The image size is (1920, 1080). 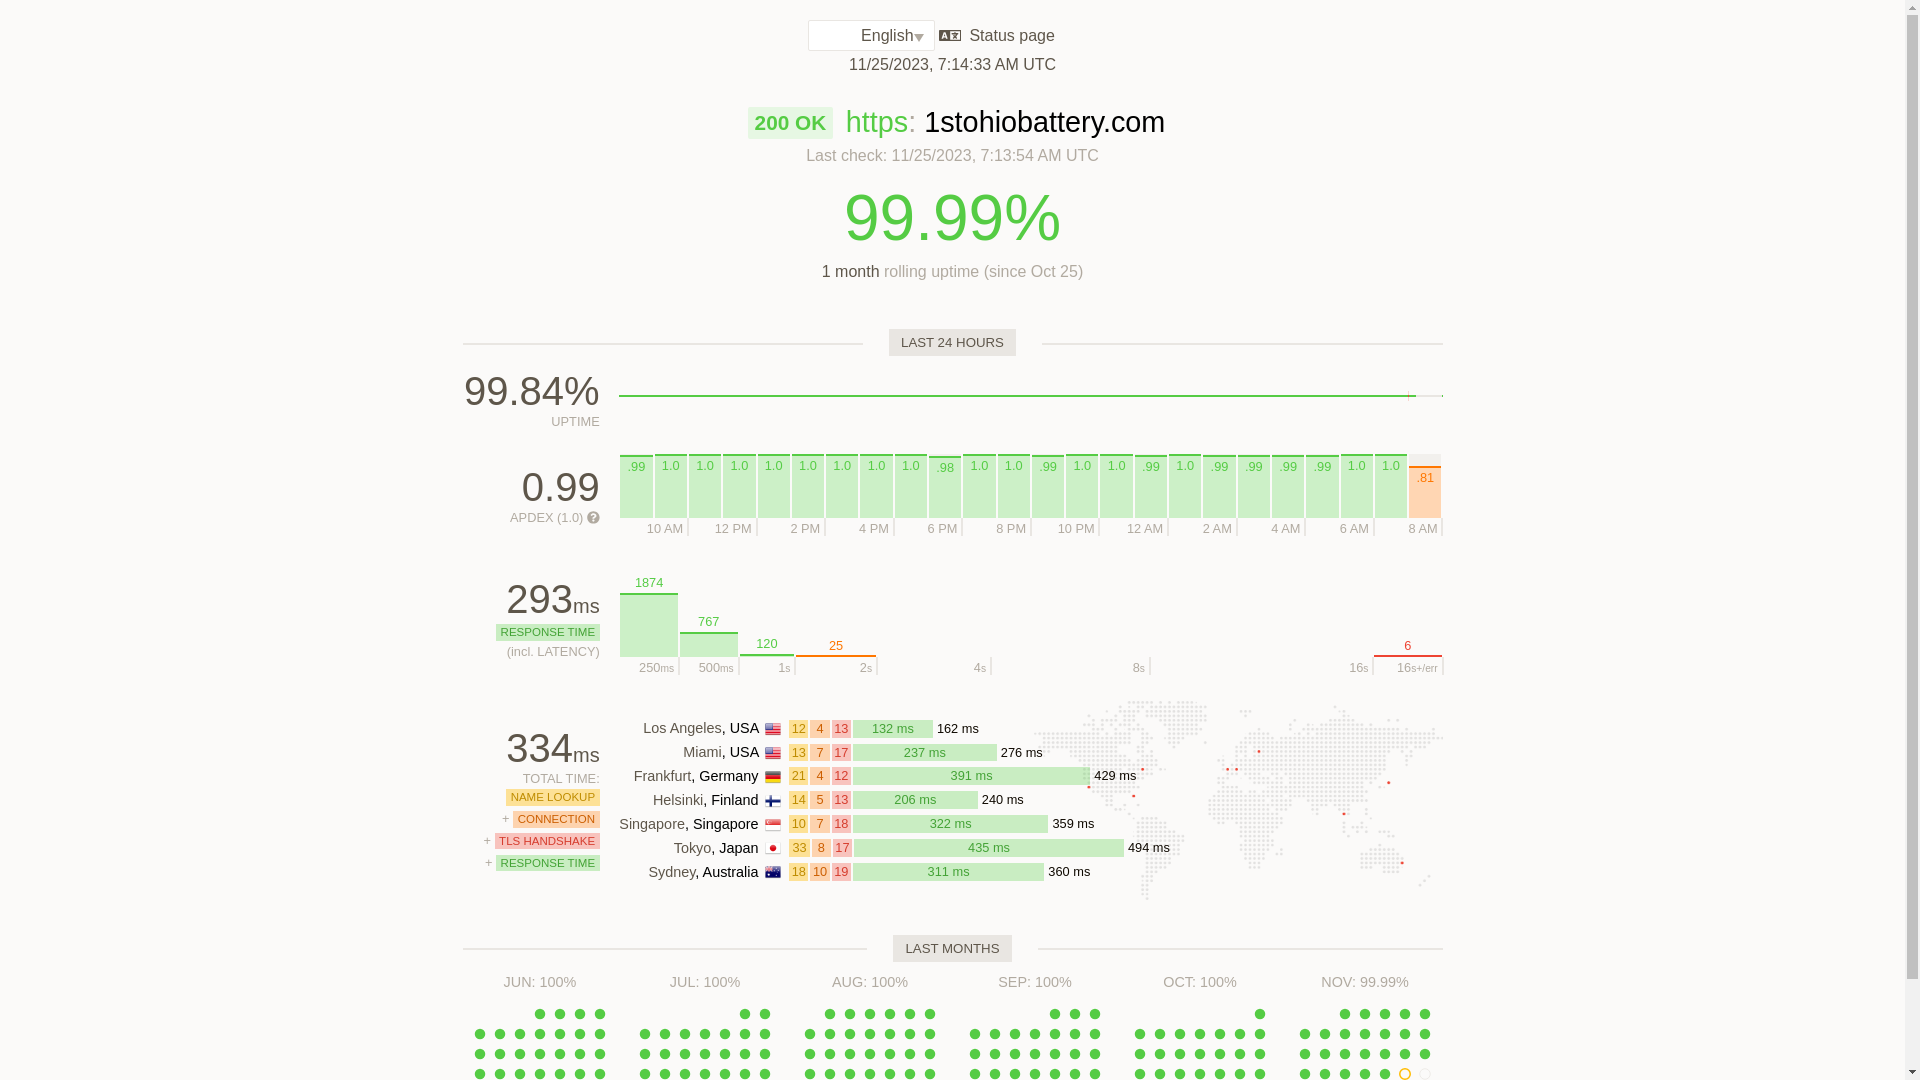 I want to click on '<small>Aug 20:</small> No downtime', so click(x=929, y=1052).